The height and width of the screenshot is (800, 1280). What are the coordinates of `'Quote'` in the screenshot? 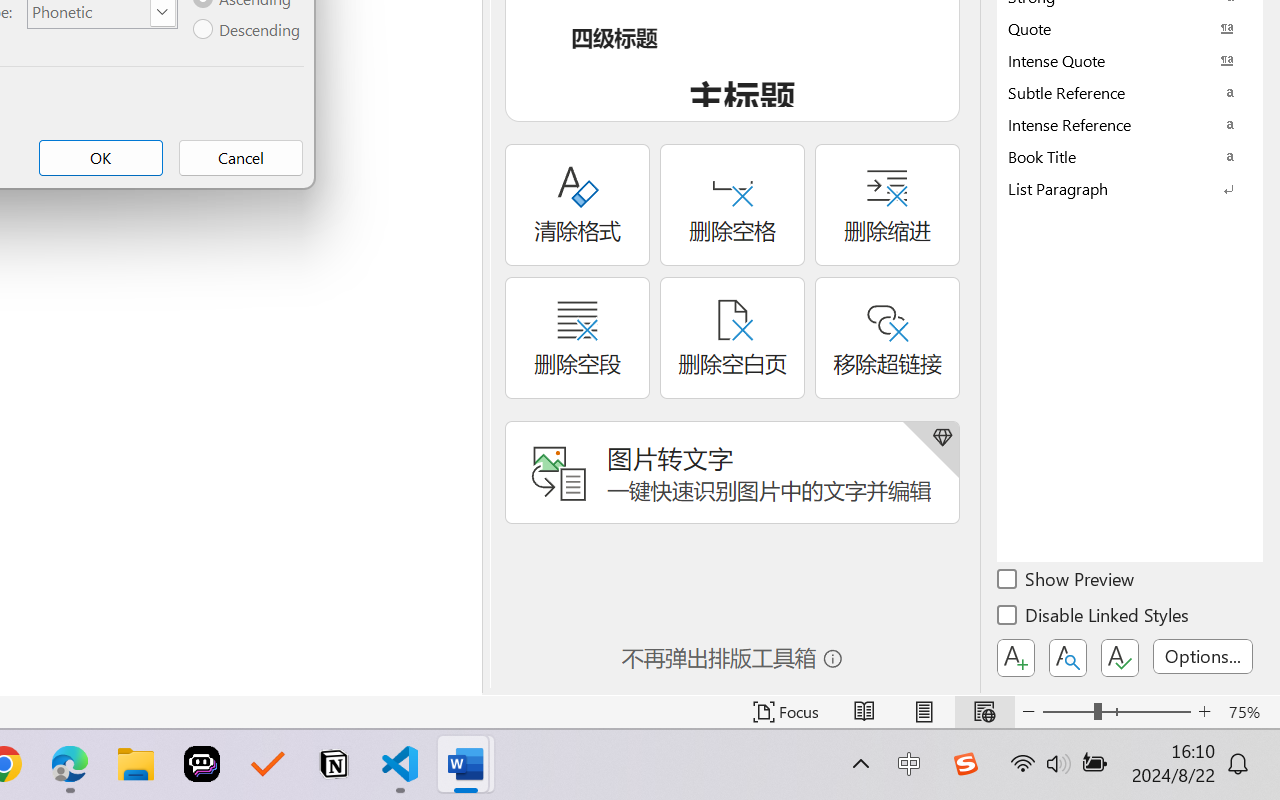 It's located at (1130, 28).